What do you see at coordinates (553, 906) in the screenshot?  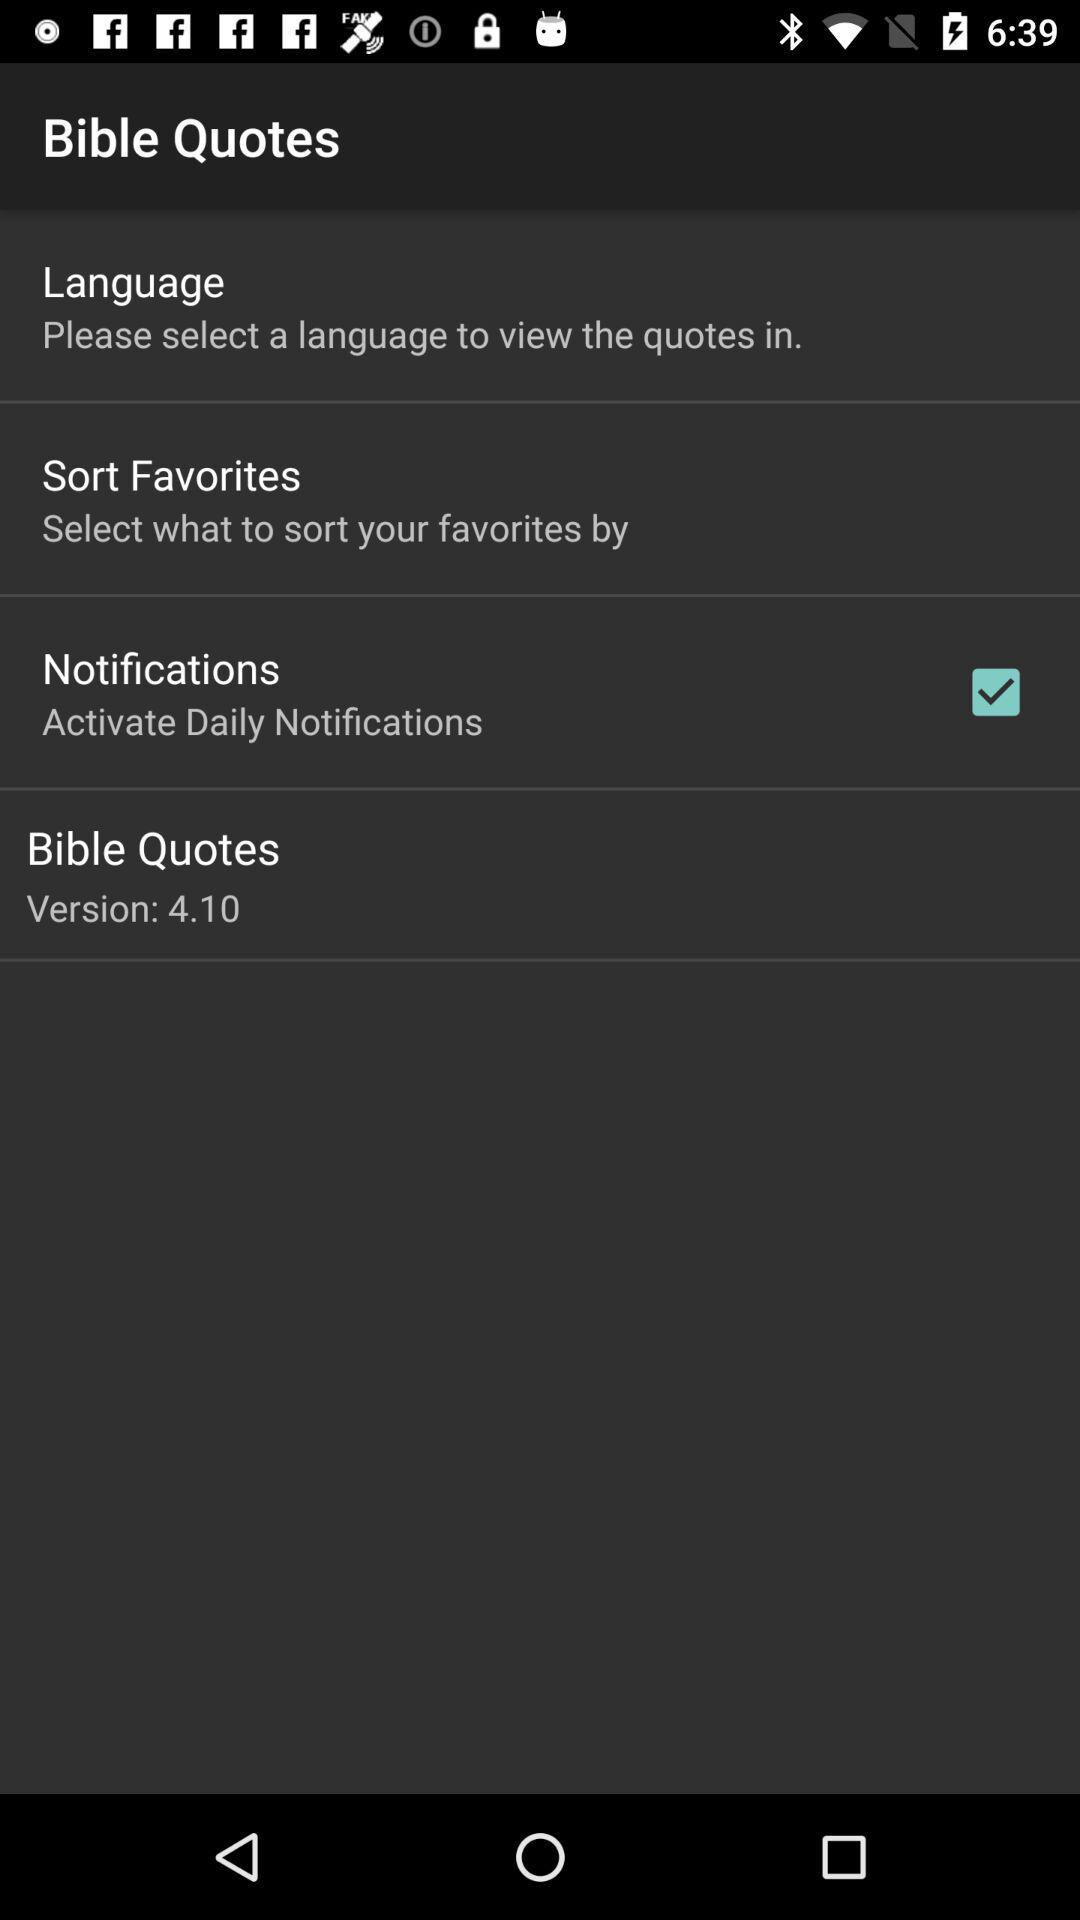 I see `version: 4.10 app` at bounding box center [553, 906].